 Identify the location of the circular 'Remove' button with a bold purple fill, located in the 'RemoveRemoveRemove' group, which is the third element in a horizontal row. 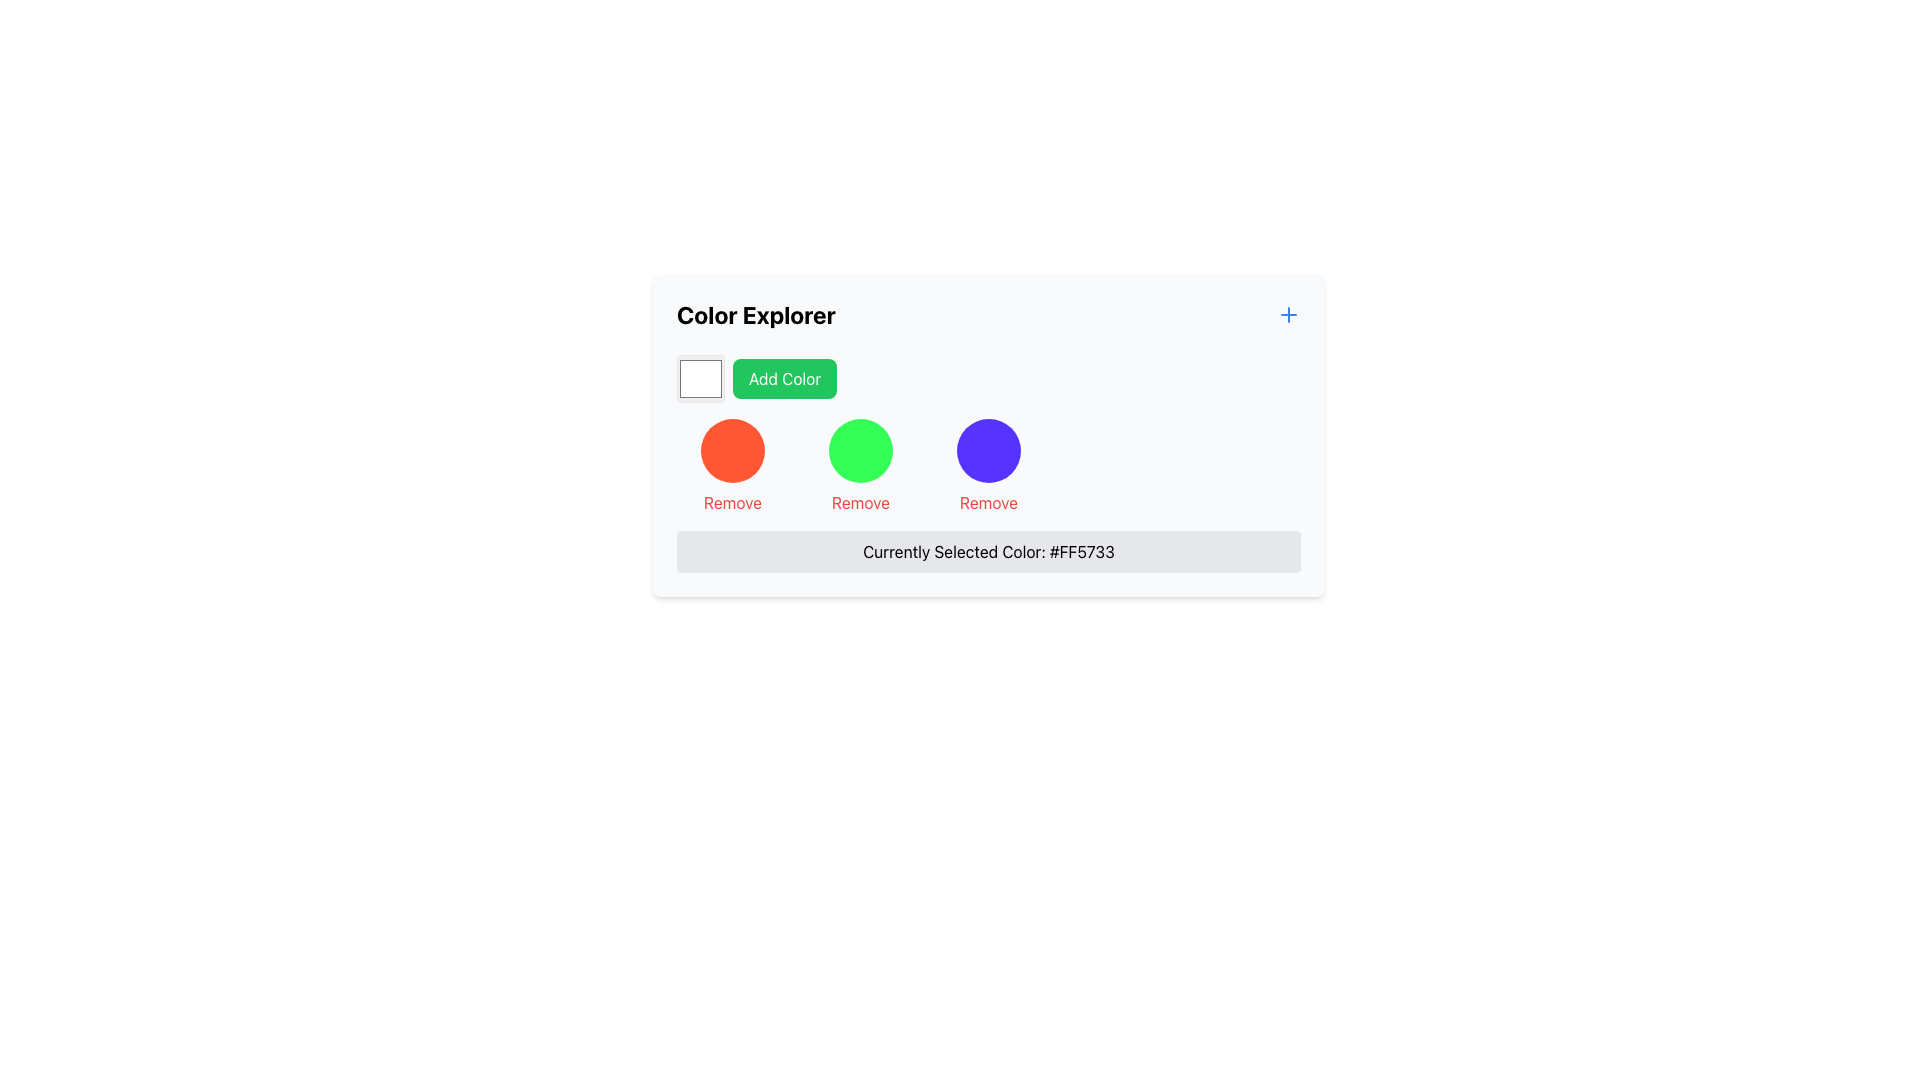
(988, 466).